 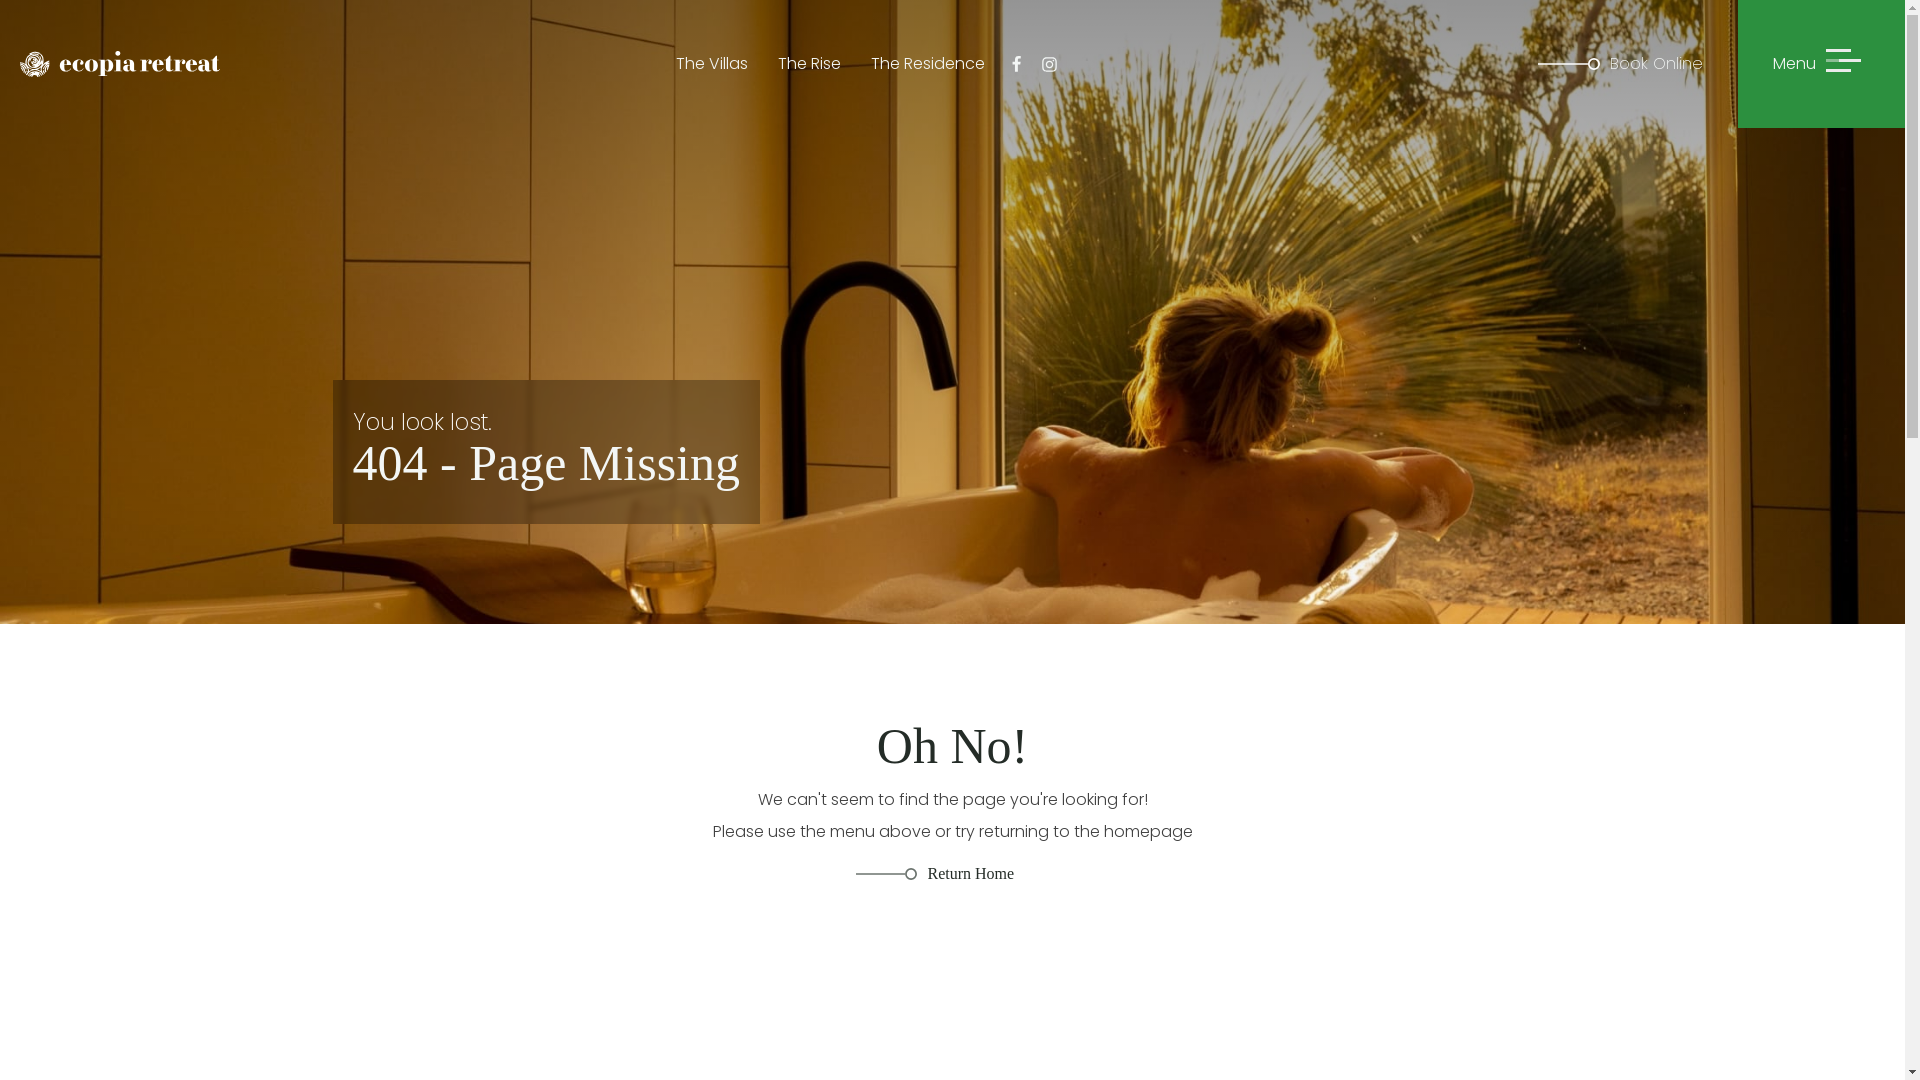 I want to click on 'Book Online', so click(x=1637, y=63).